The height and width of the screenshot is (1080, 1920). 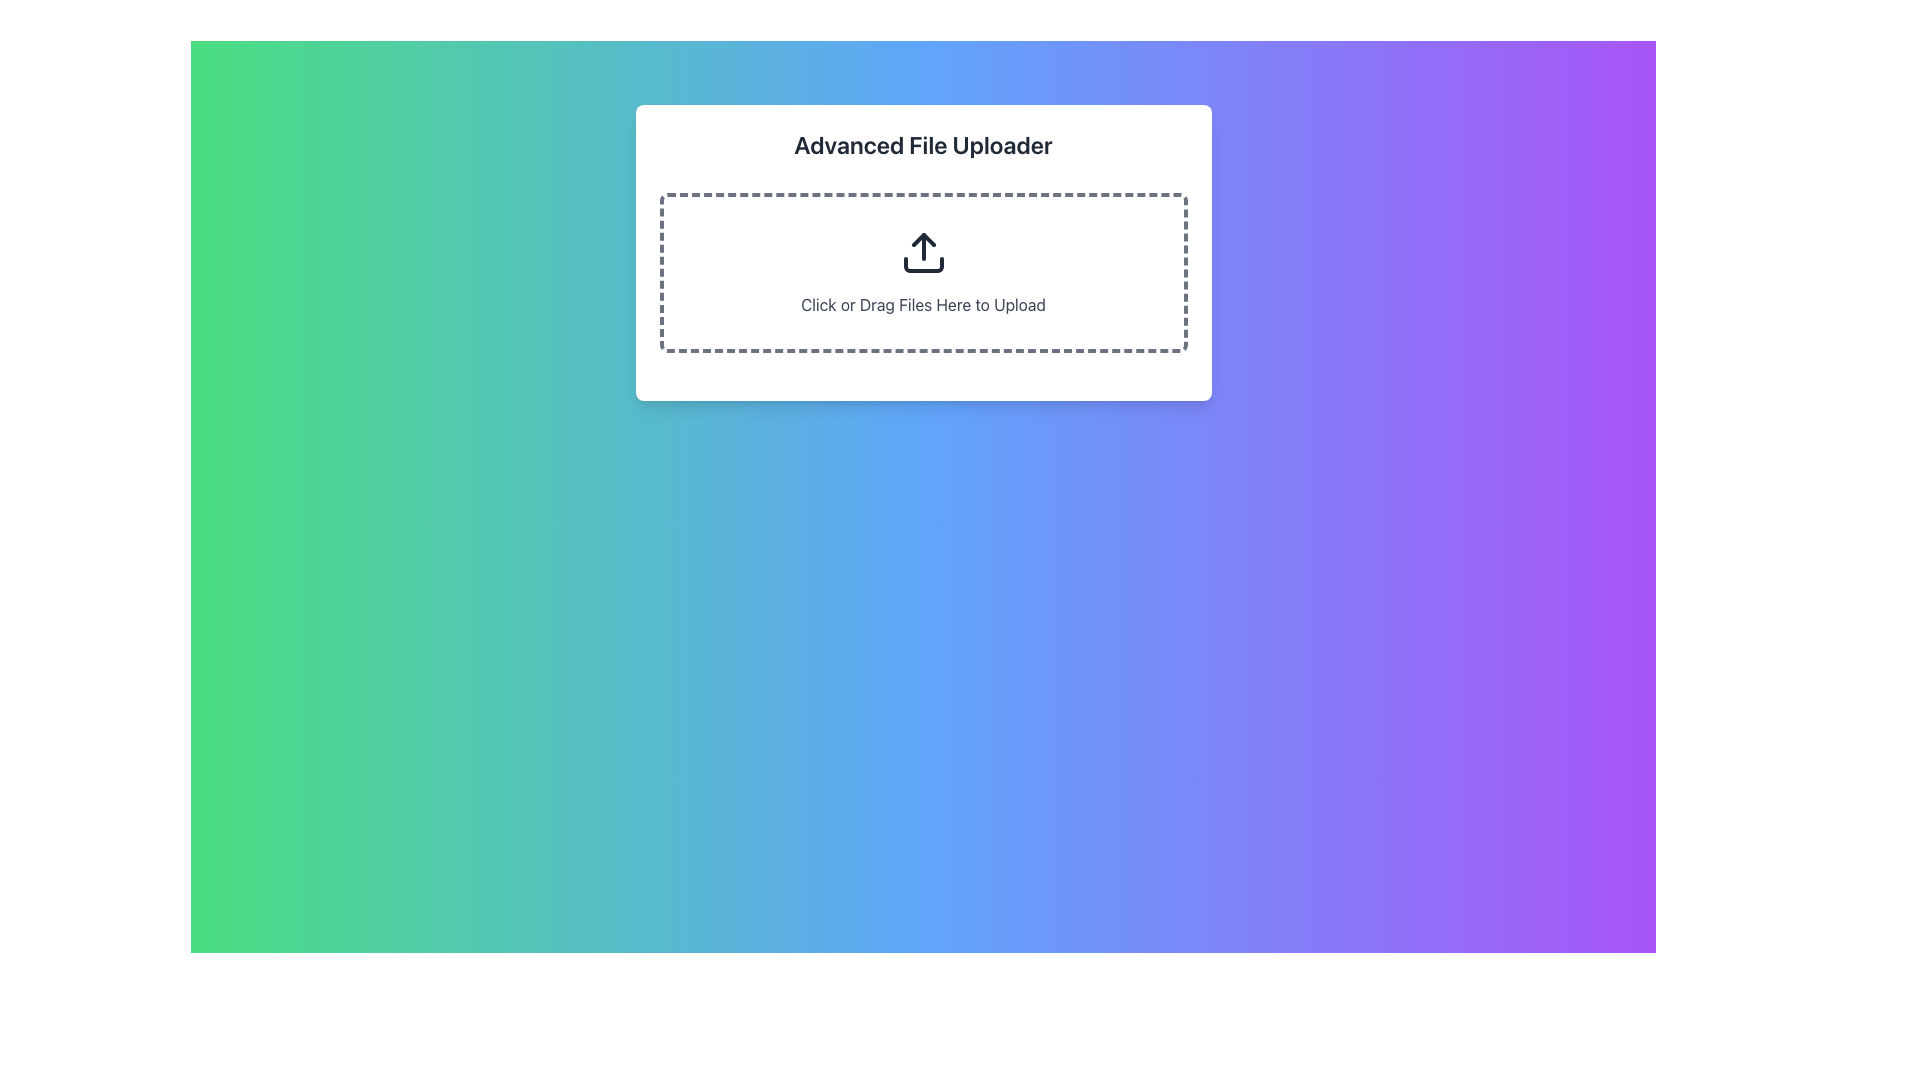 I want to click on the bold headline 'Advanced File Uploader' located at the top of the white card, so click(x=922, y=144).